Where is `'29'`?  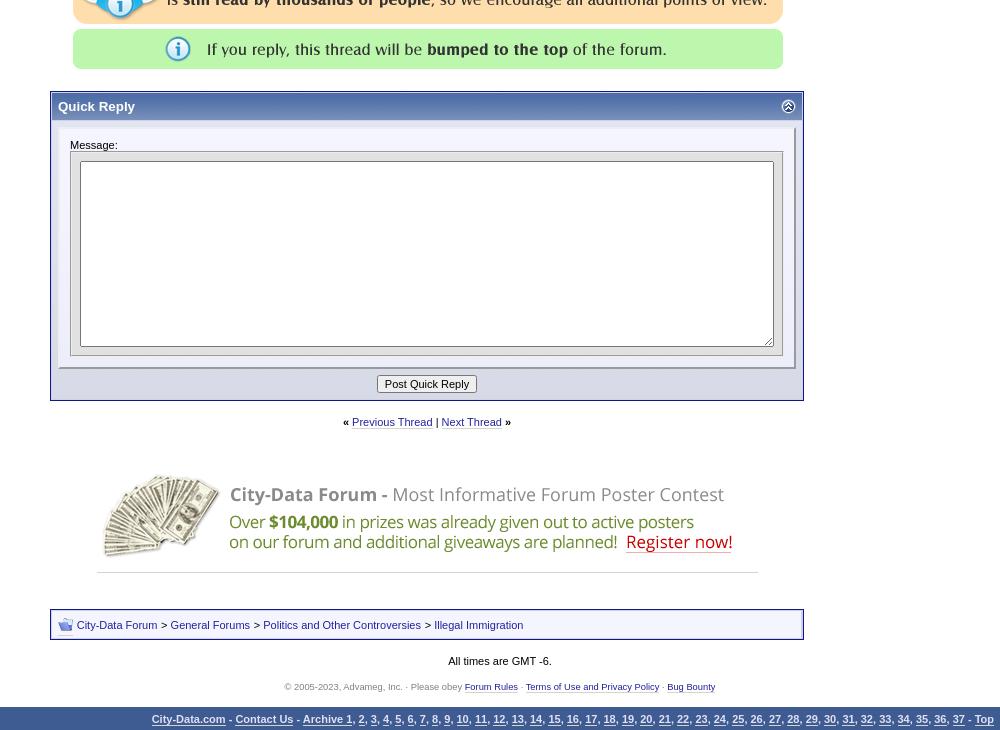 '29' is located at coordinates (811, 718).